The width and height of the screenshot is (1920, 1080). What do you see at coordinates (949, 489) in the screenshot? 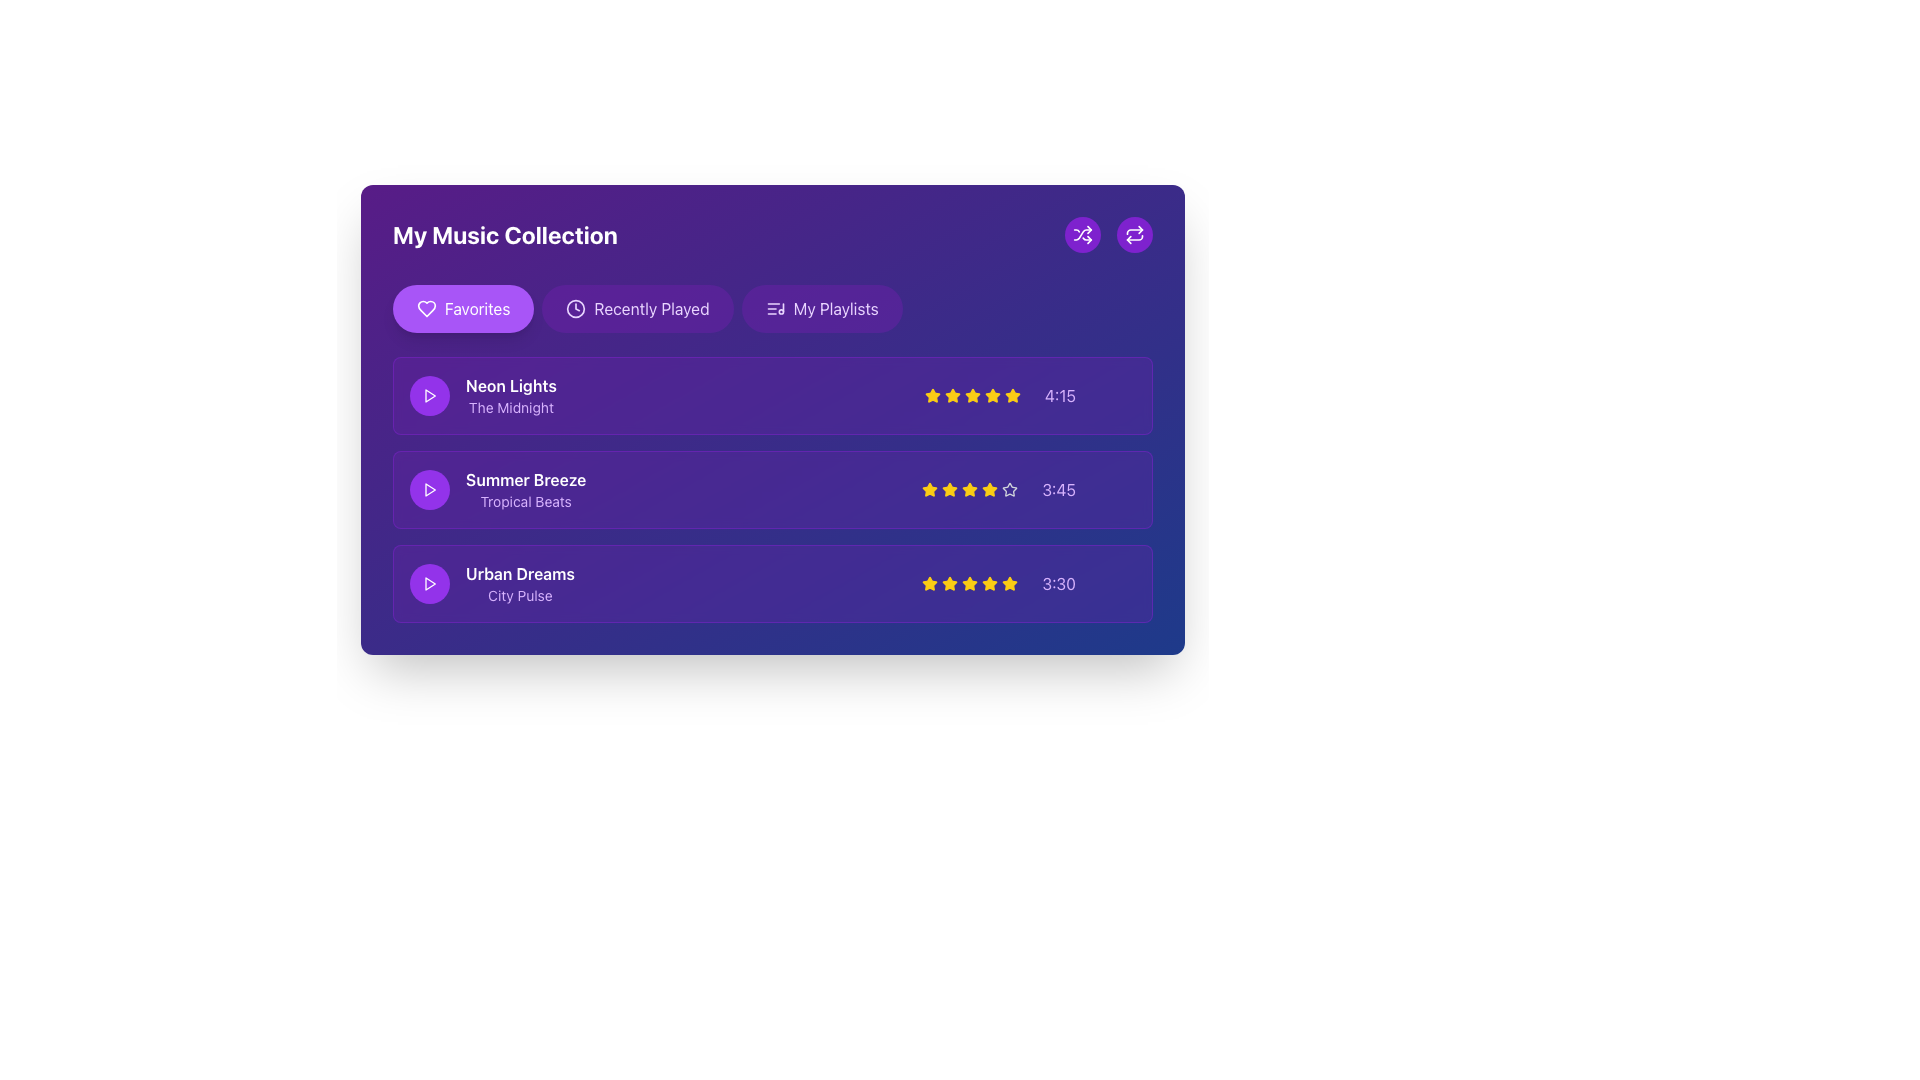
I see `the third rating star icon for the second song 'Summer Breeze' by 'Tropical Beats', which represents a rating value in the range of 1-5` at bounding box center [949, 489].